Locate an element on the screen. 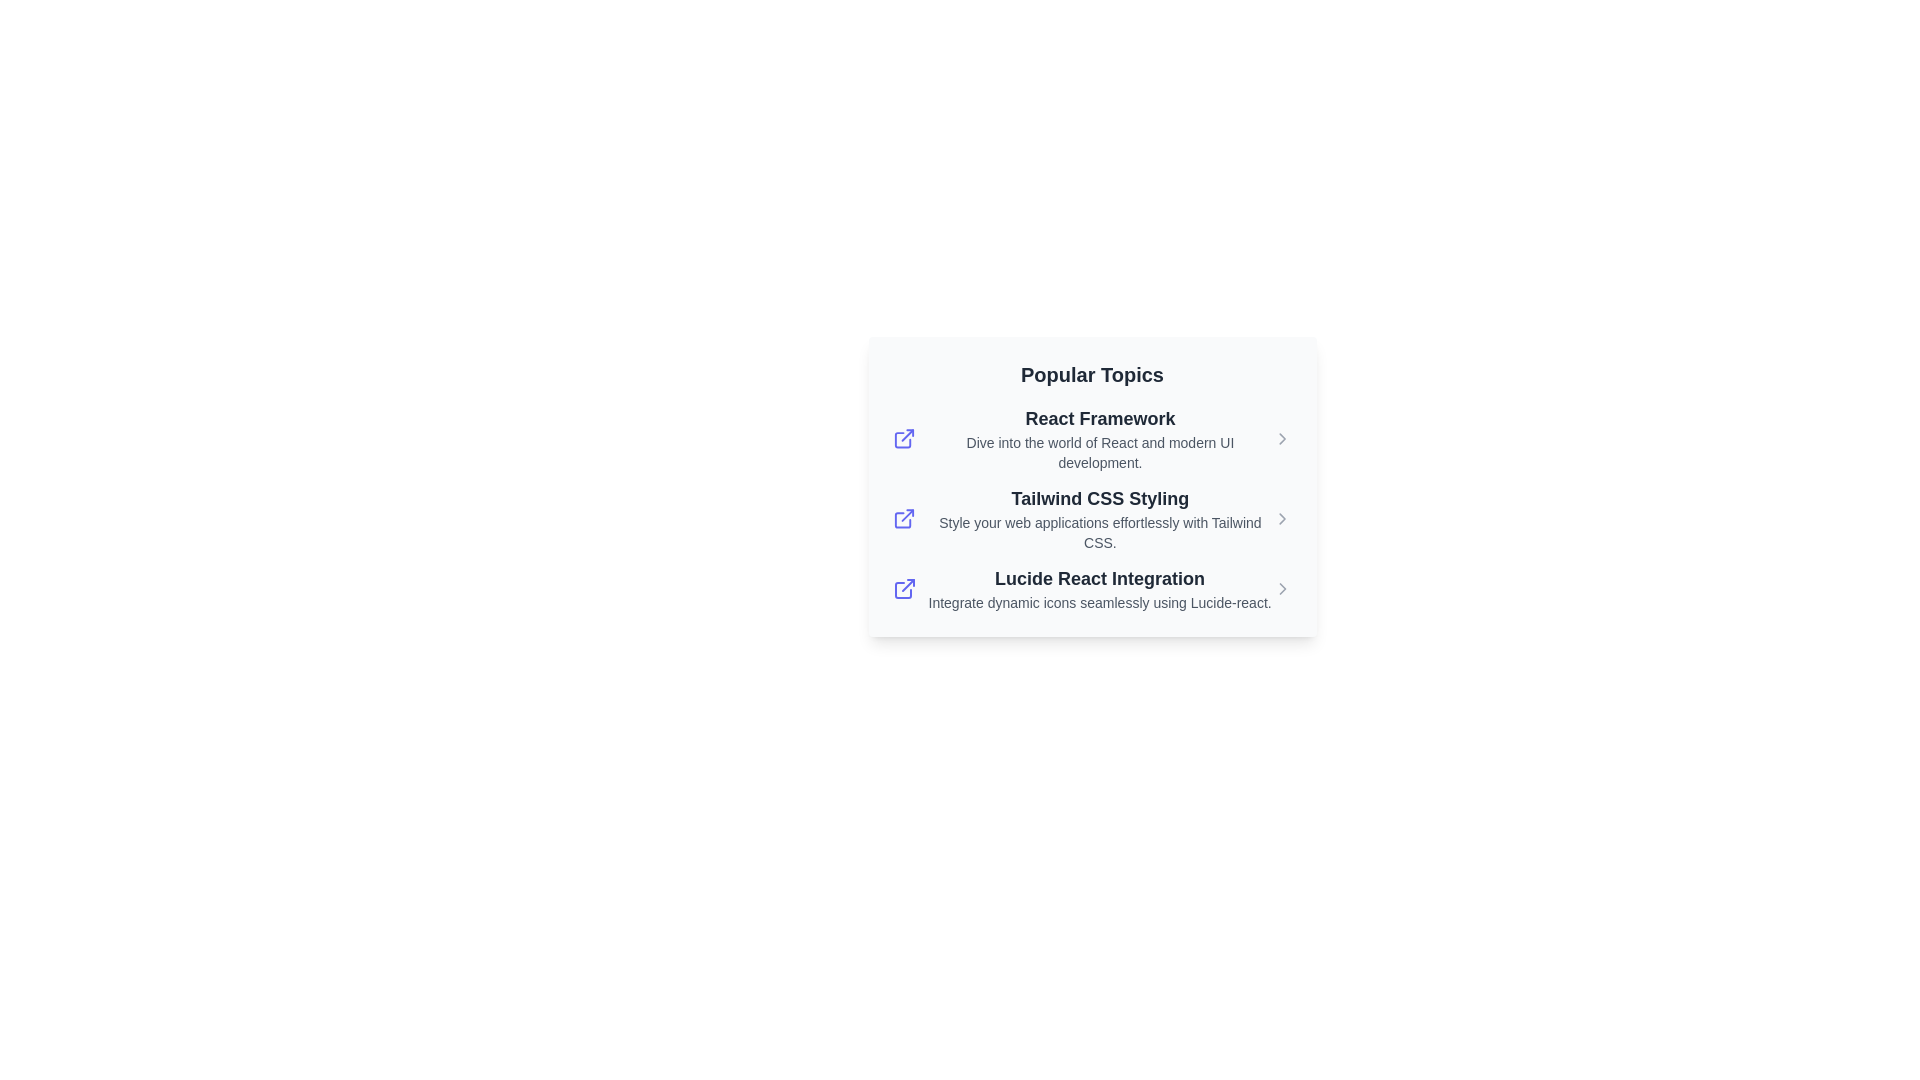 The height and width of the screenshot is (1080, 1920). the informational text that provides a summary related to the 'React Framework', located below the header 'Popular Topics' is located at coordinates (1099, 452).